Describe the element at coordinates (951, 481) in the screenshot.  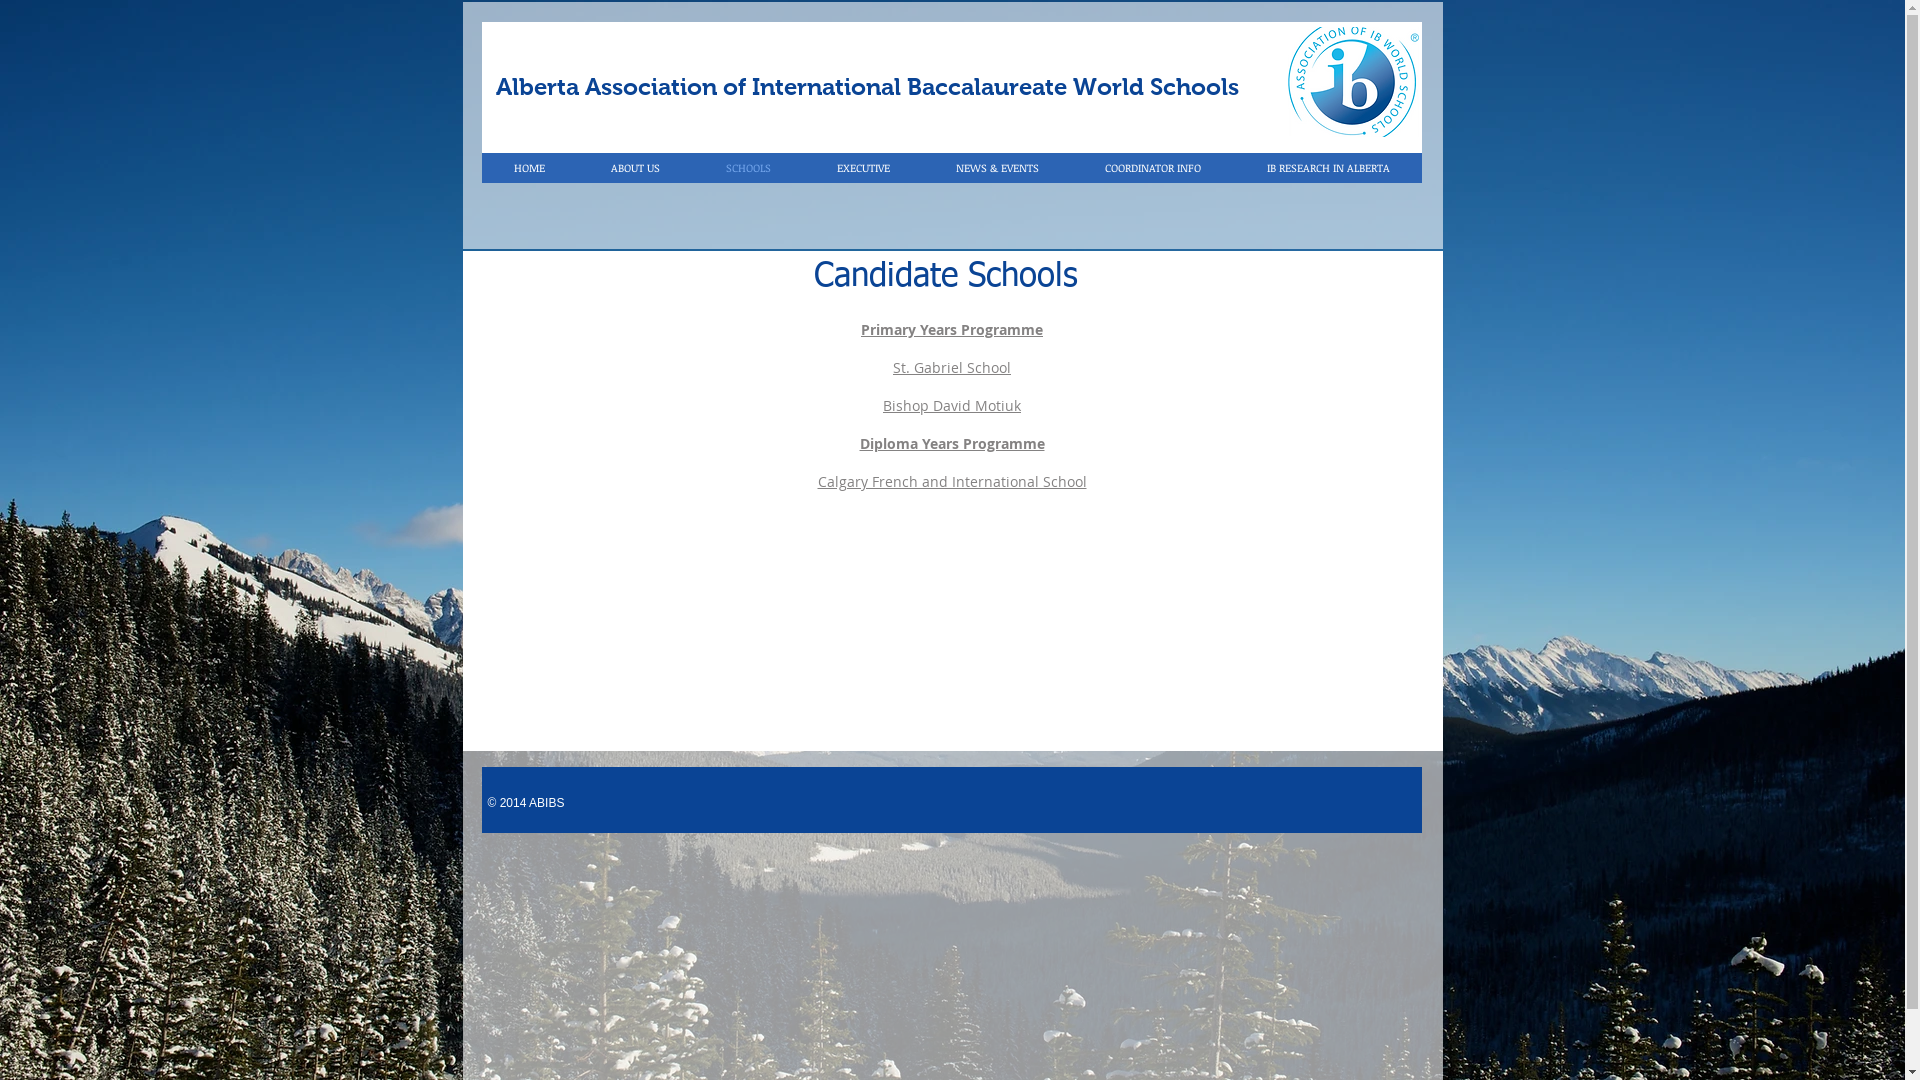
I see `'Calgary French and International School'` at that location.